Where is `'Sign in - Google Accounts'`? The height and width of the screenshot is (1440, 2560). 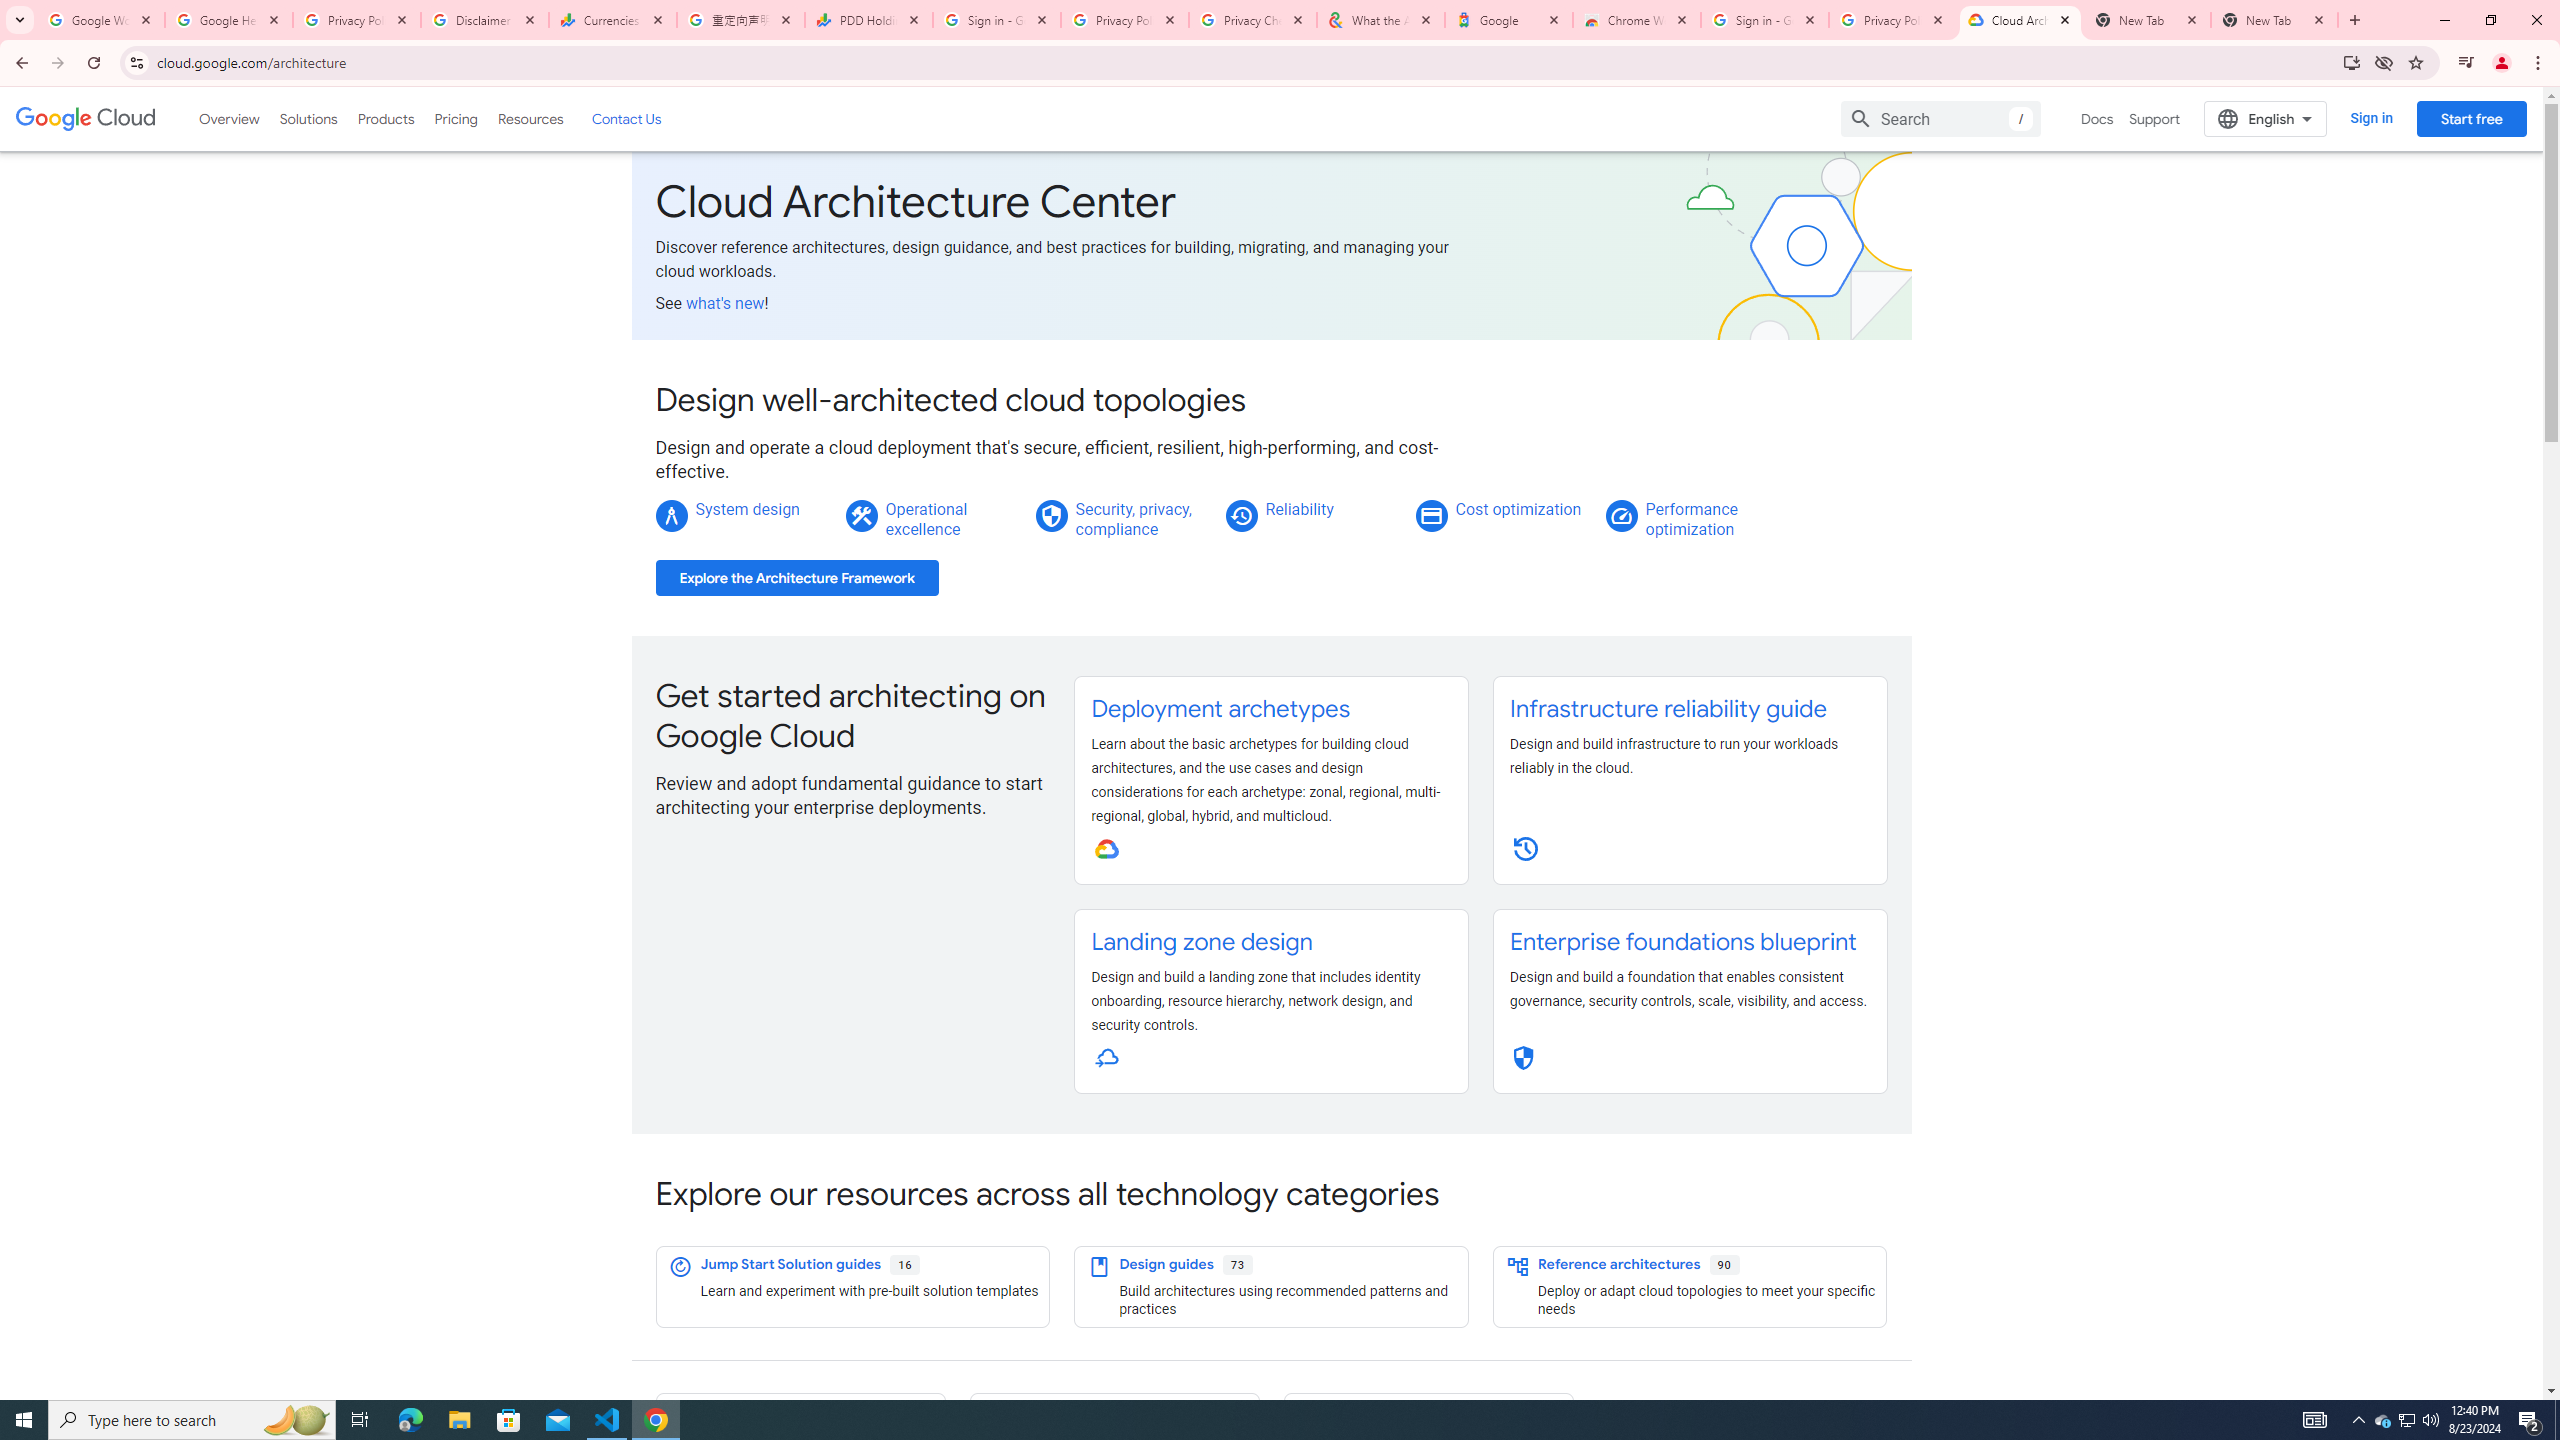 'Sign in - Google Accounts' is located at coordinates (1765, 19).